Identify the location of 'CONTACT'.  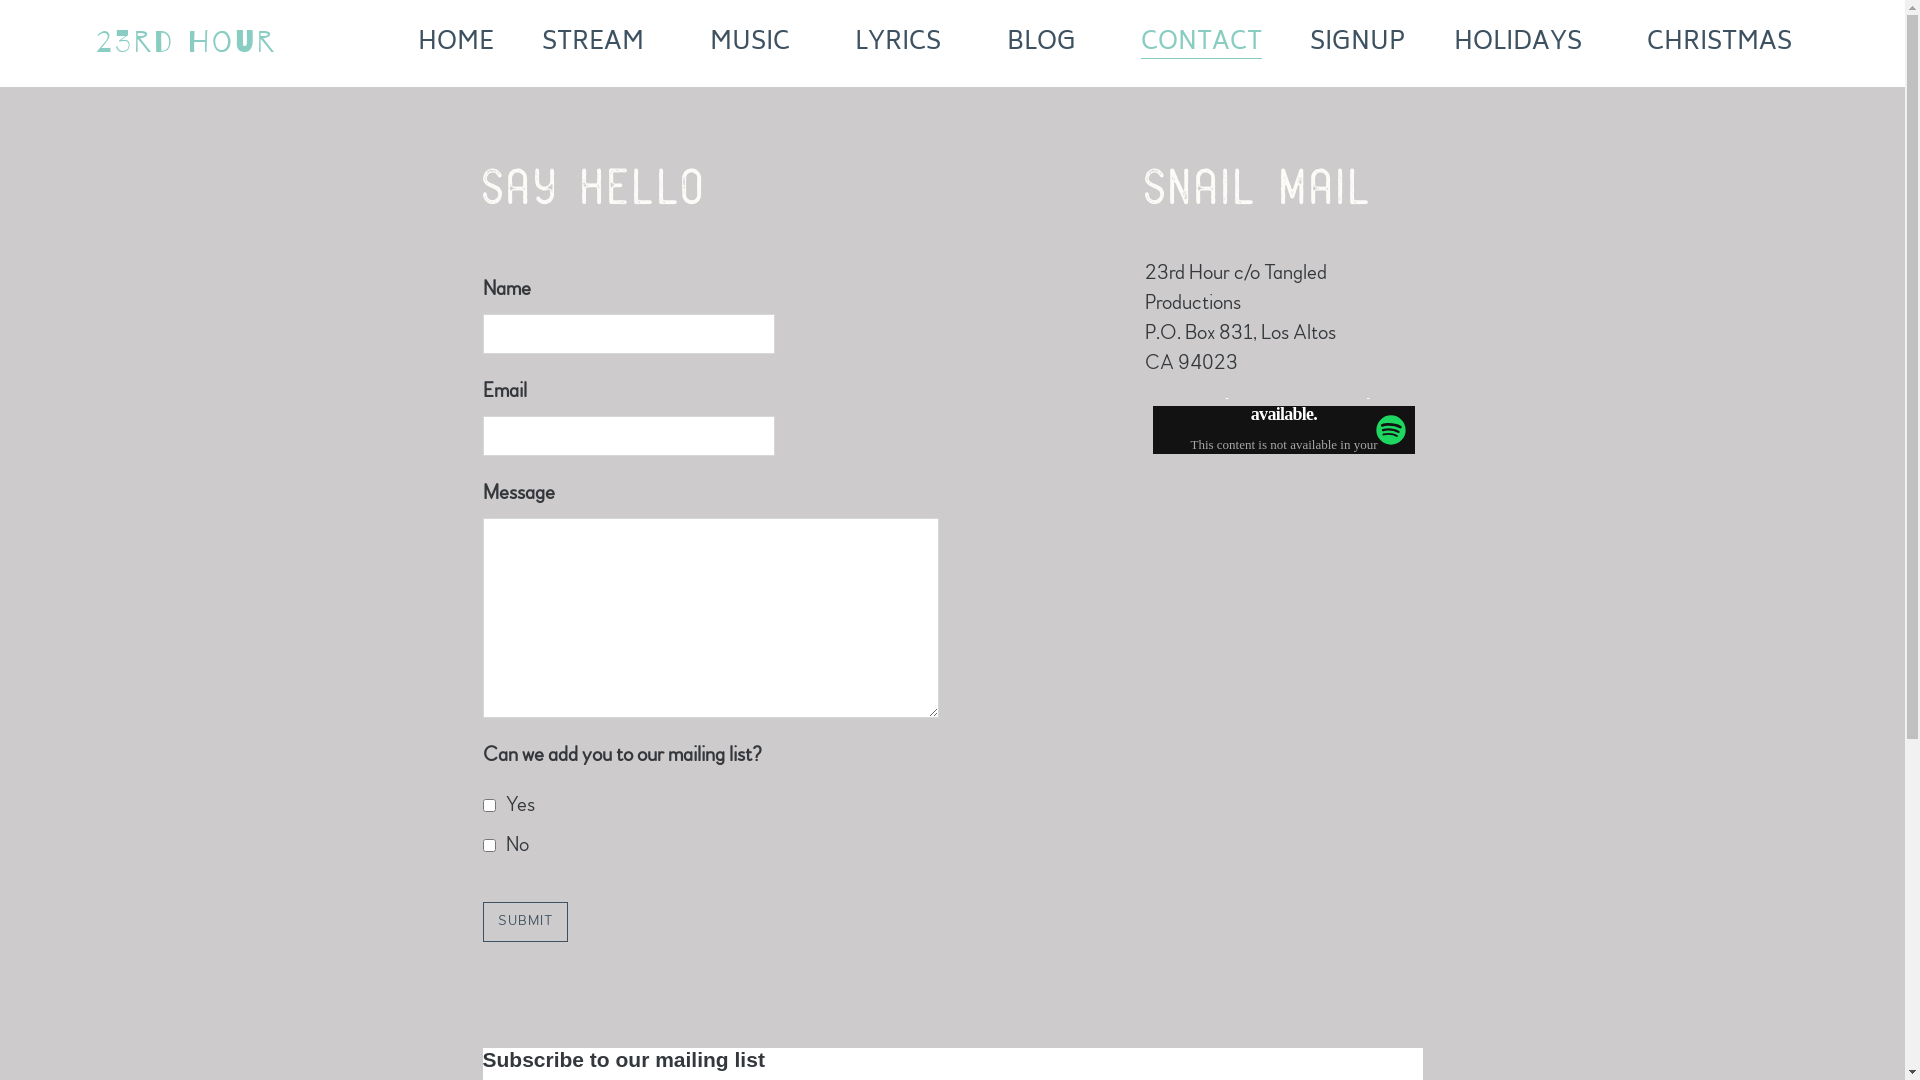
(1200, 43).